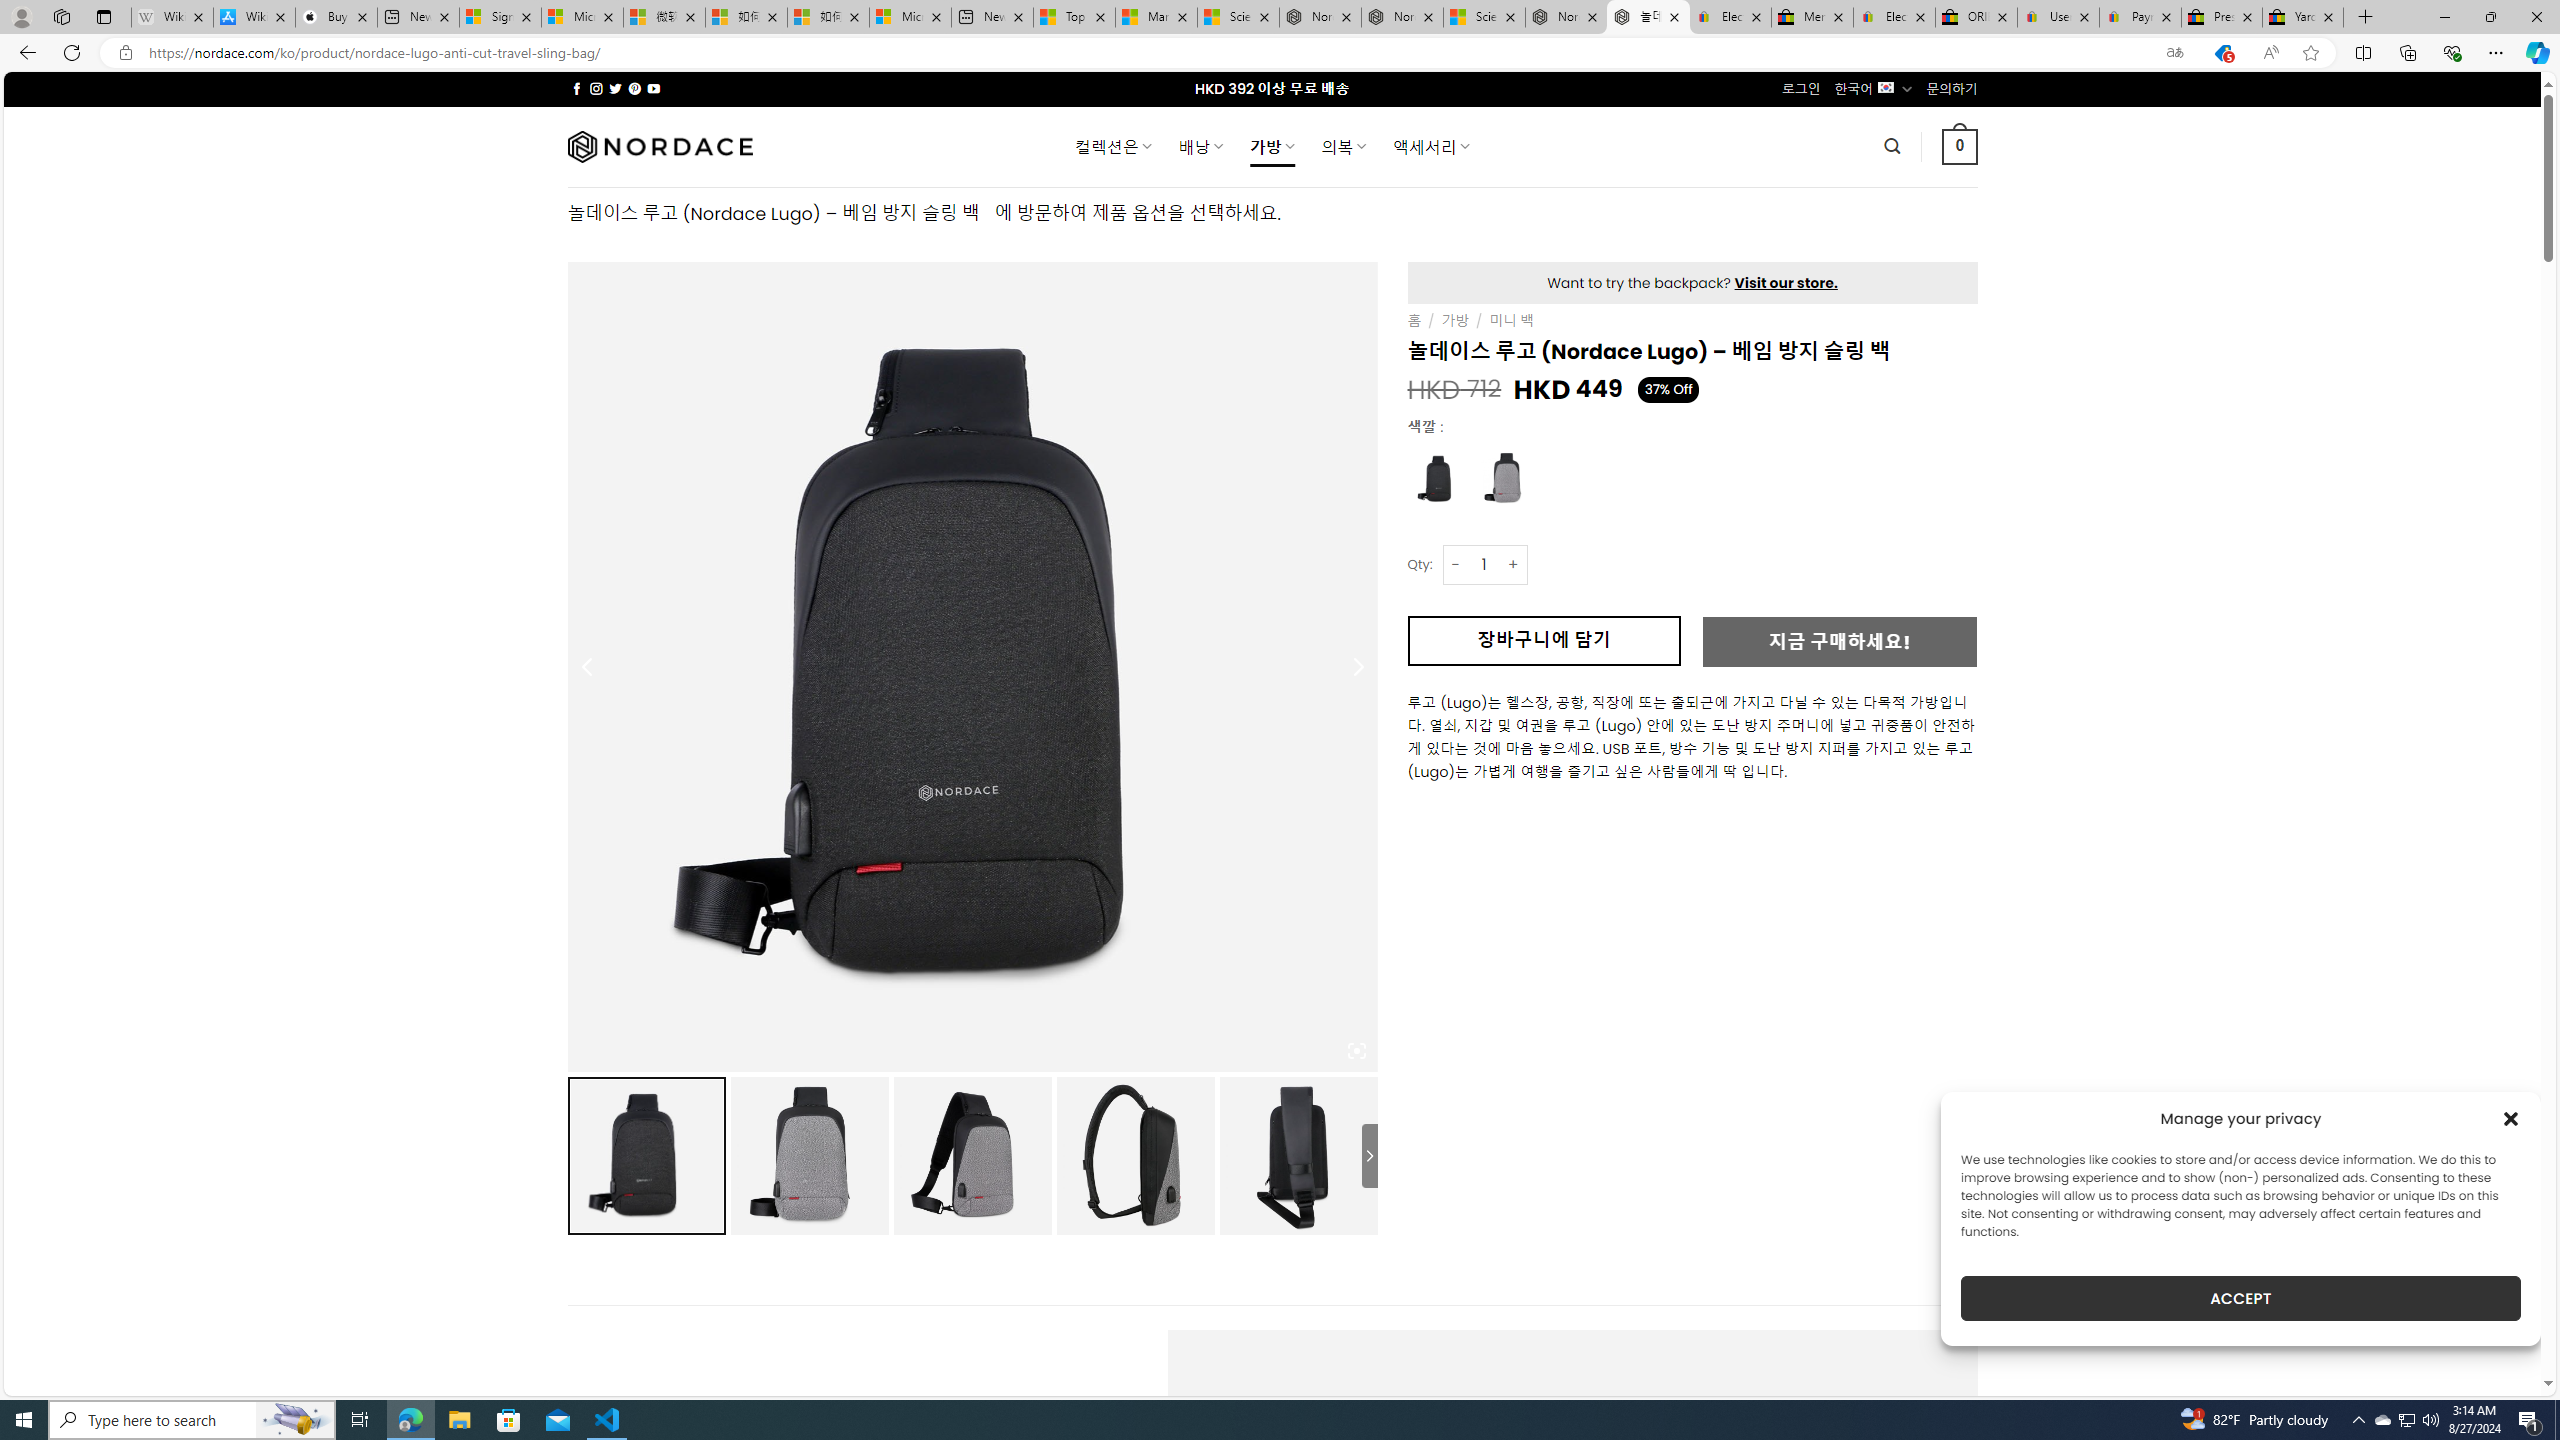  Describe the element at coordinates (632, 88) in the screenshot. I see `'Follow on Pinterest'` at that location.